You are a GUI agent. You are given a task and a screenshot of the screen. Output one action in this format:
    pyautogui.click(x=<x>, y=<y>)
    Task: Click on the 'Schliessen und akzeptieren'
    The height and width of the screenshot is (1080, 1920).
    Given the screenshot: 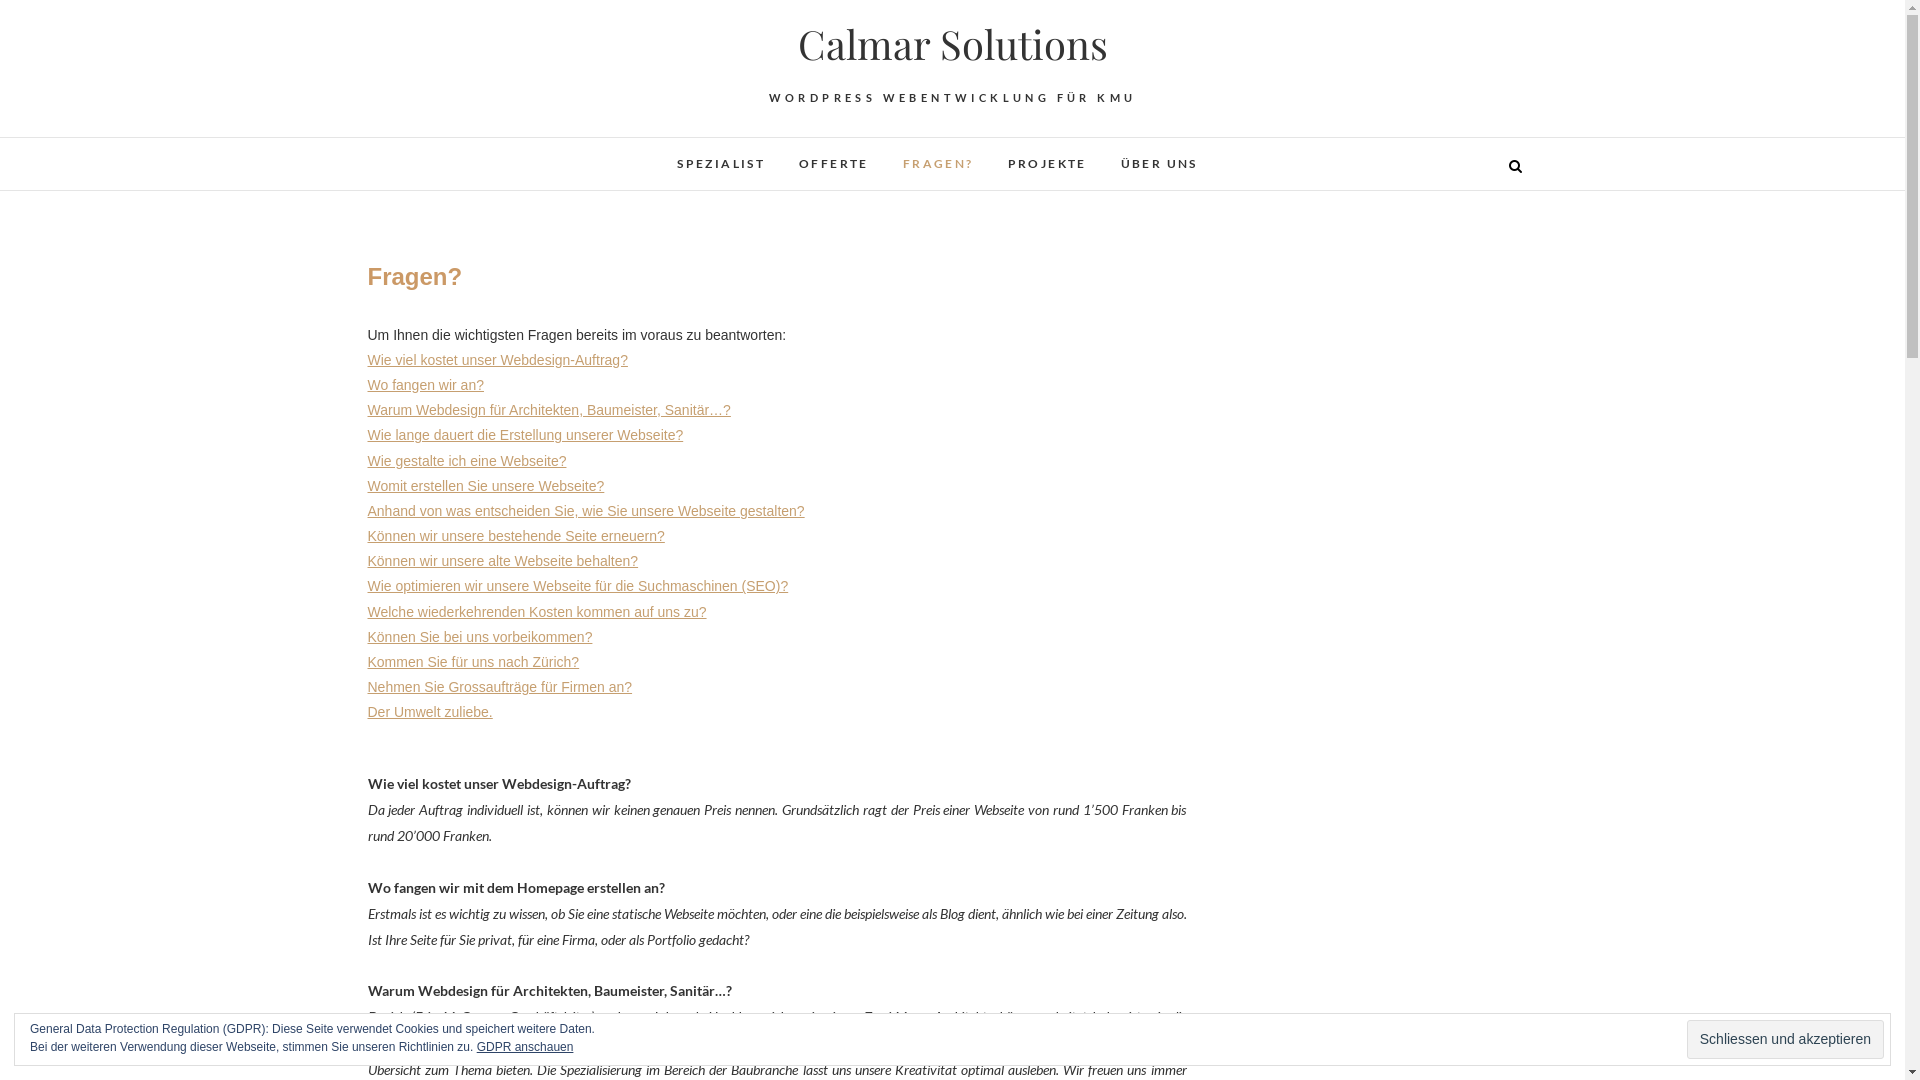 What is the action you would take?
    pyautogui.click(x=1785, y=1038)
    